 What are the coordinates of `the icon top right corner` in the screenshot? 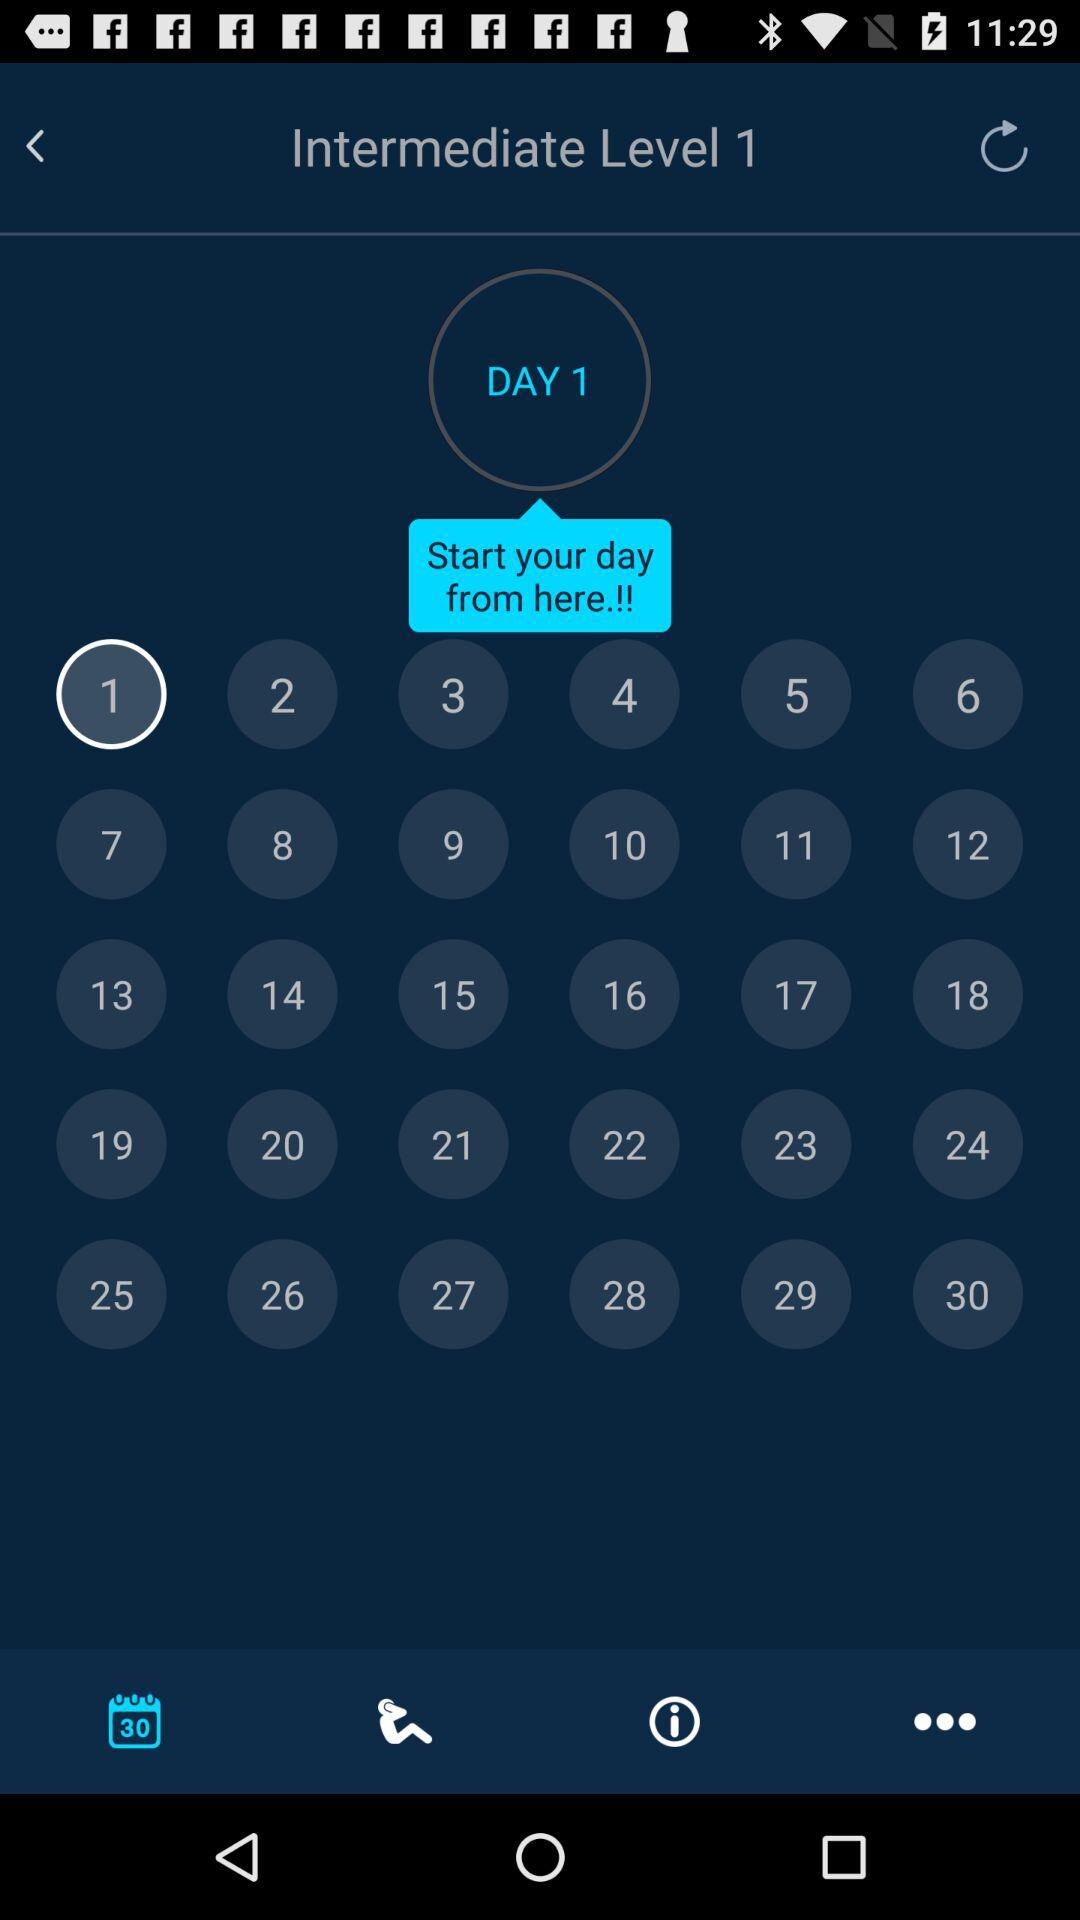 It's located at (994, 145).